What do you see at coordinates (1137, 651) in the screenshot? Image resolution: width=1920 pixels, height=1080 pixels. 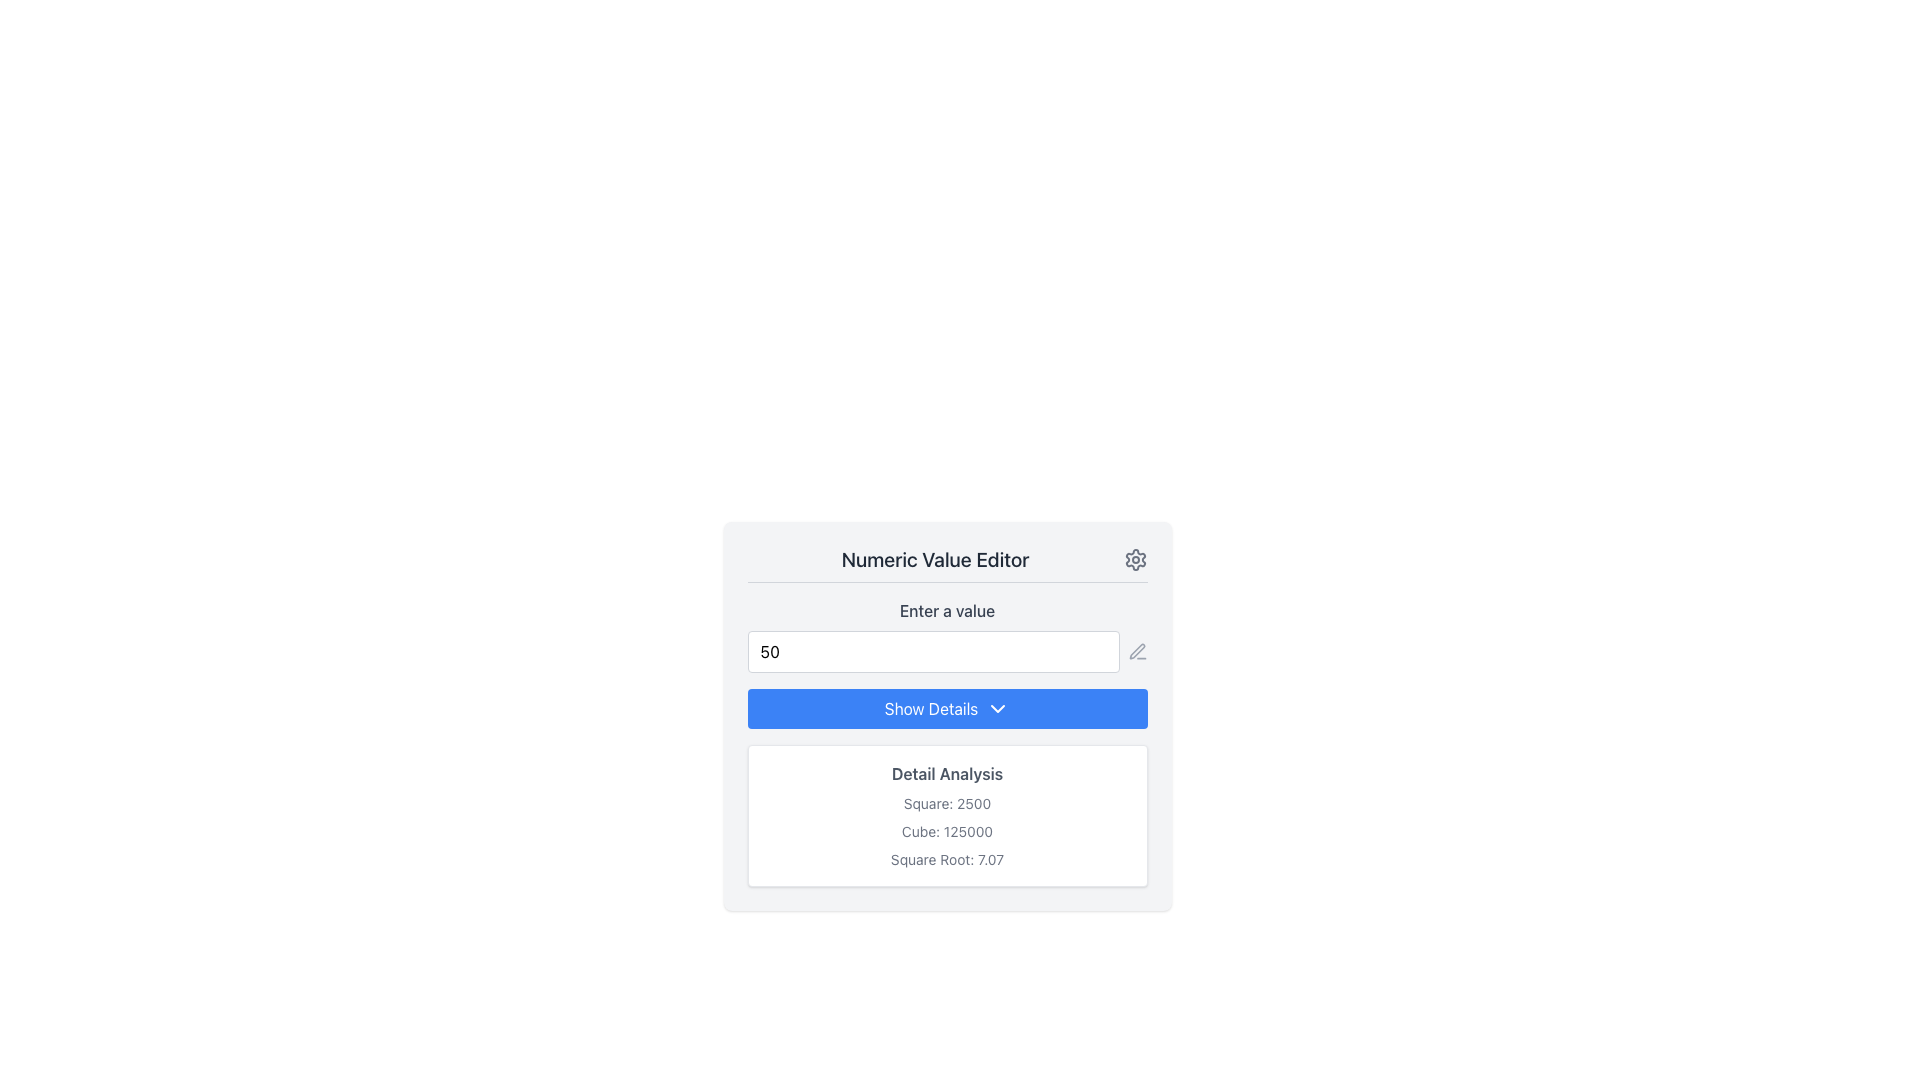 I see `the editing icon located in the top-right corner of the Numeric Value Editor to initiate editing` at bounding box center [1137, 651].